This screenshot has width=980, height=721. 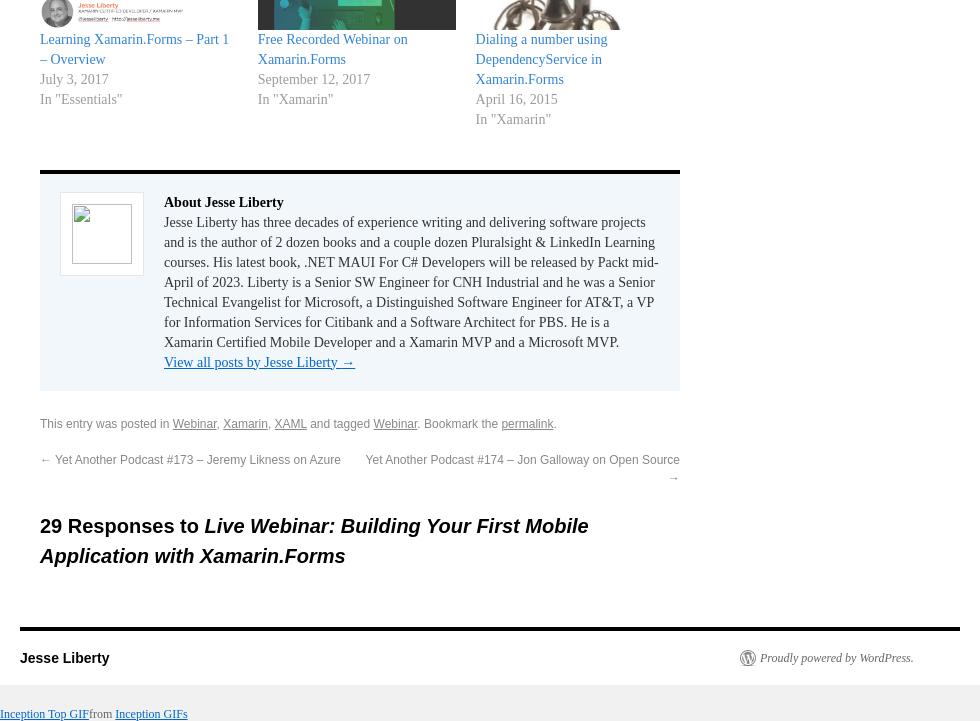 What do you see at coordinates (313, 540) in the screenshot?
I see `'Live Webinar: Building Your First Mobile Application with Xamarin.Forms'` at bounding box center [313, 540].